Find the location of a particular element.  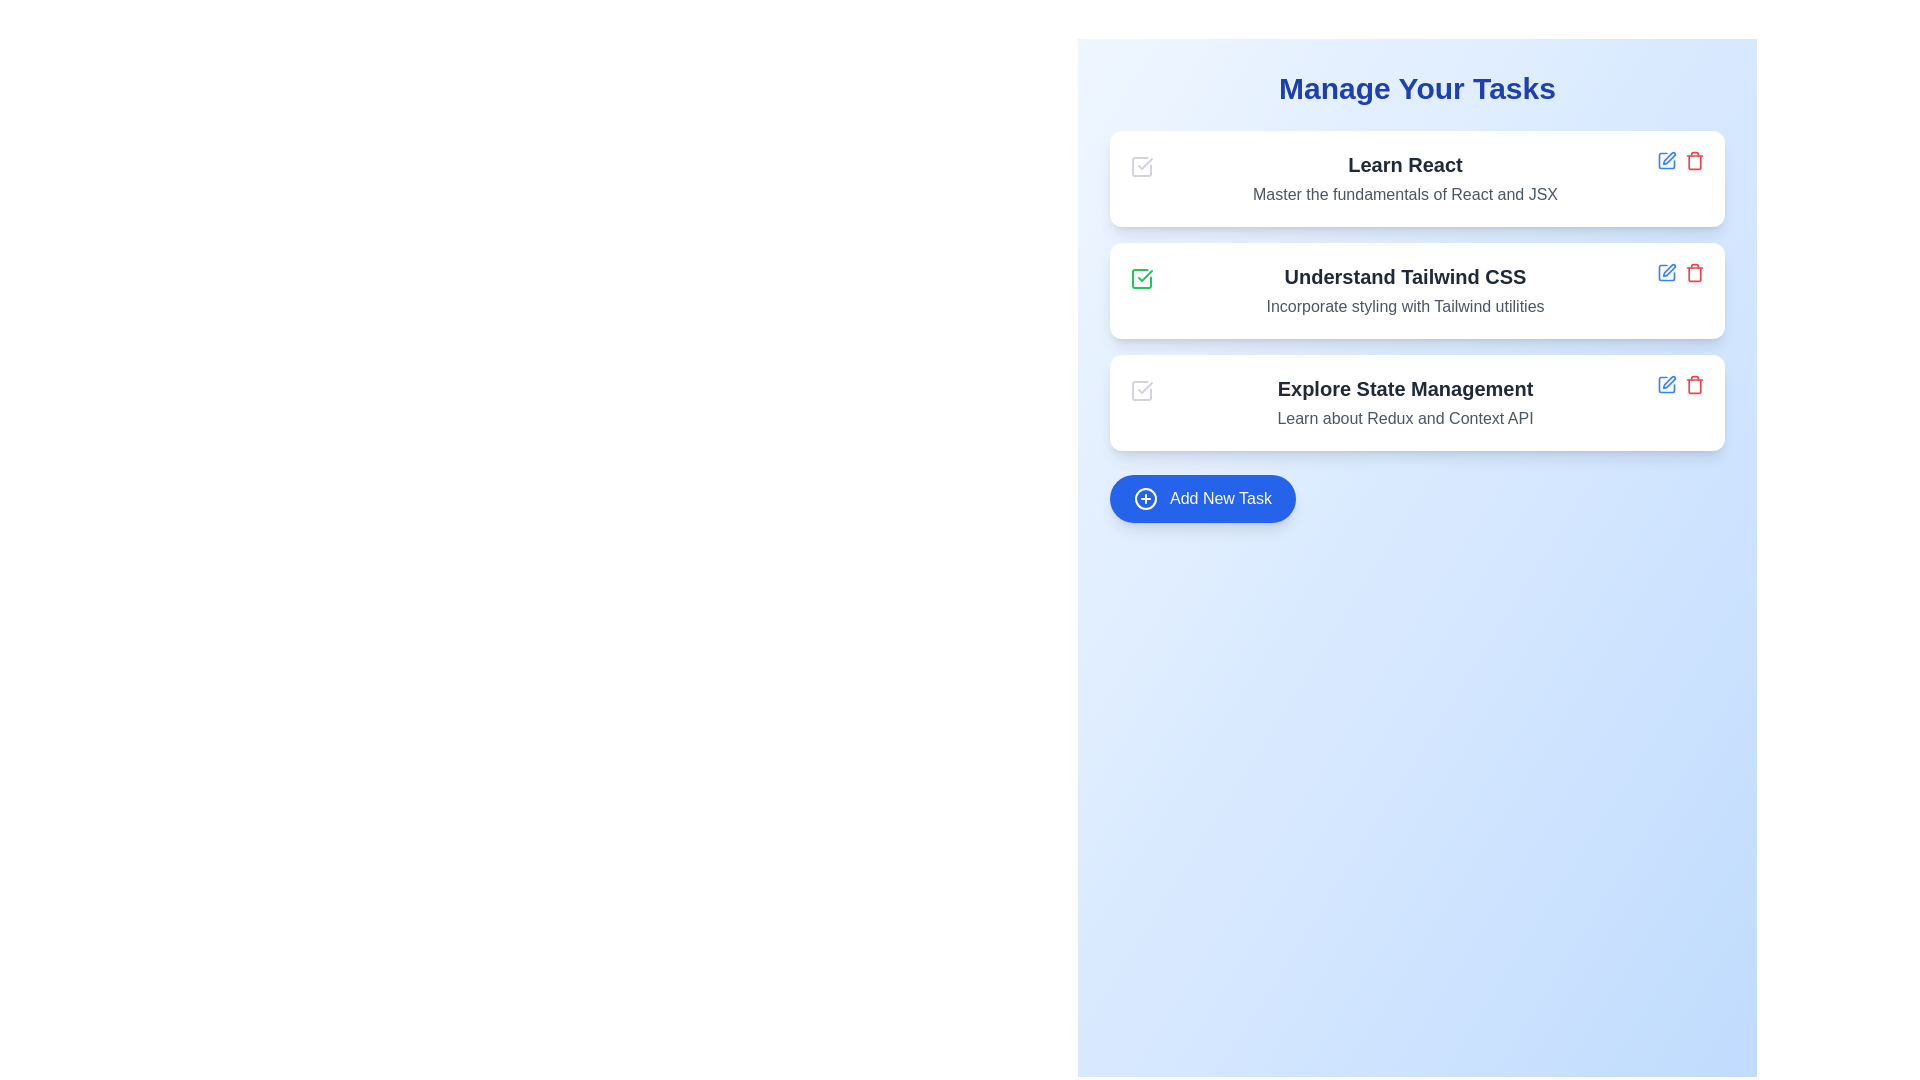

the static text element that reads 'Learn about Redux and Context API', which is positioned under the heading 'Explore State Management' in the third task card is located at coordinates (1404, 418).